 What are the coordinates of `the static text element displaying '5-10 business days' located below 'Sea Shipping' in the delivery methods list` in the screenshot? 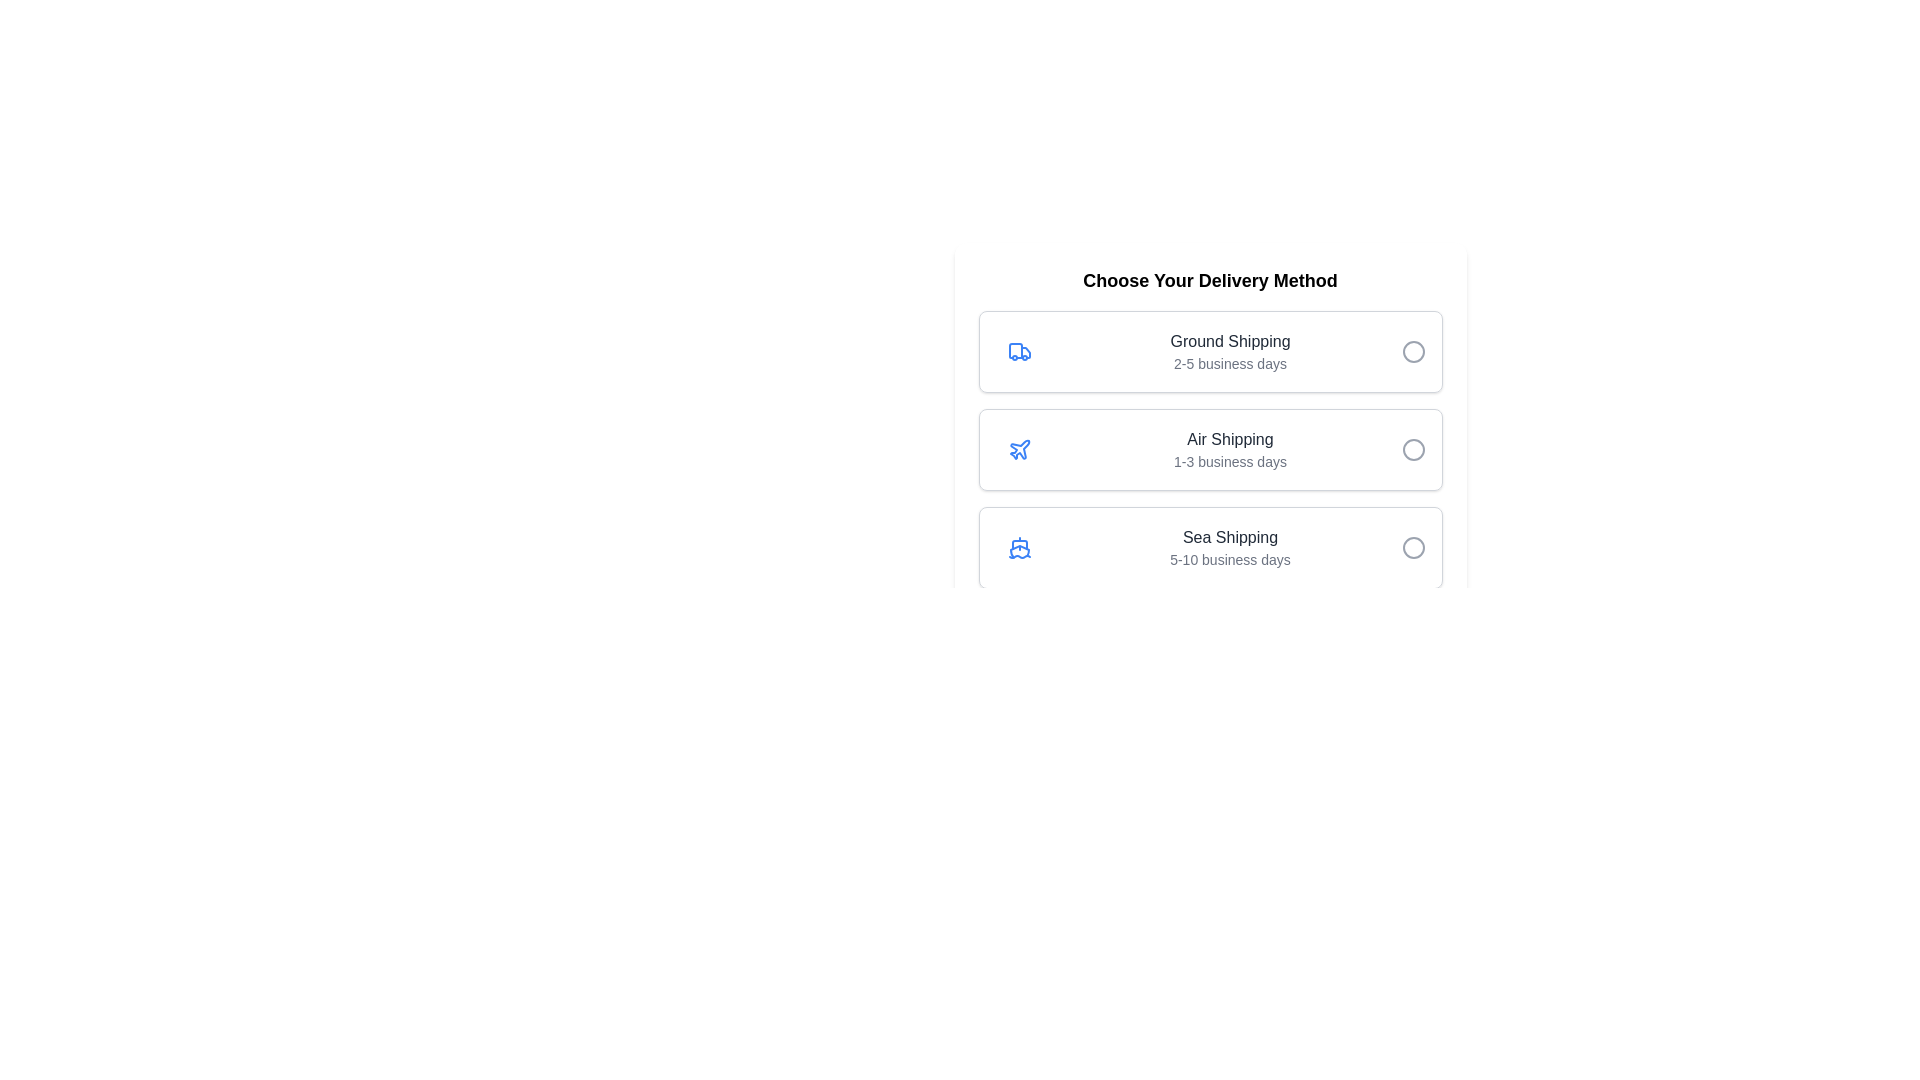 It's located at (1229, 559).